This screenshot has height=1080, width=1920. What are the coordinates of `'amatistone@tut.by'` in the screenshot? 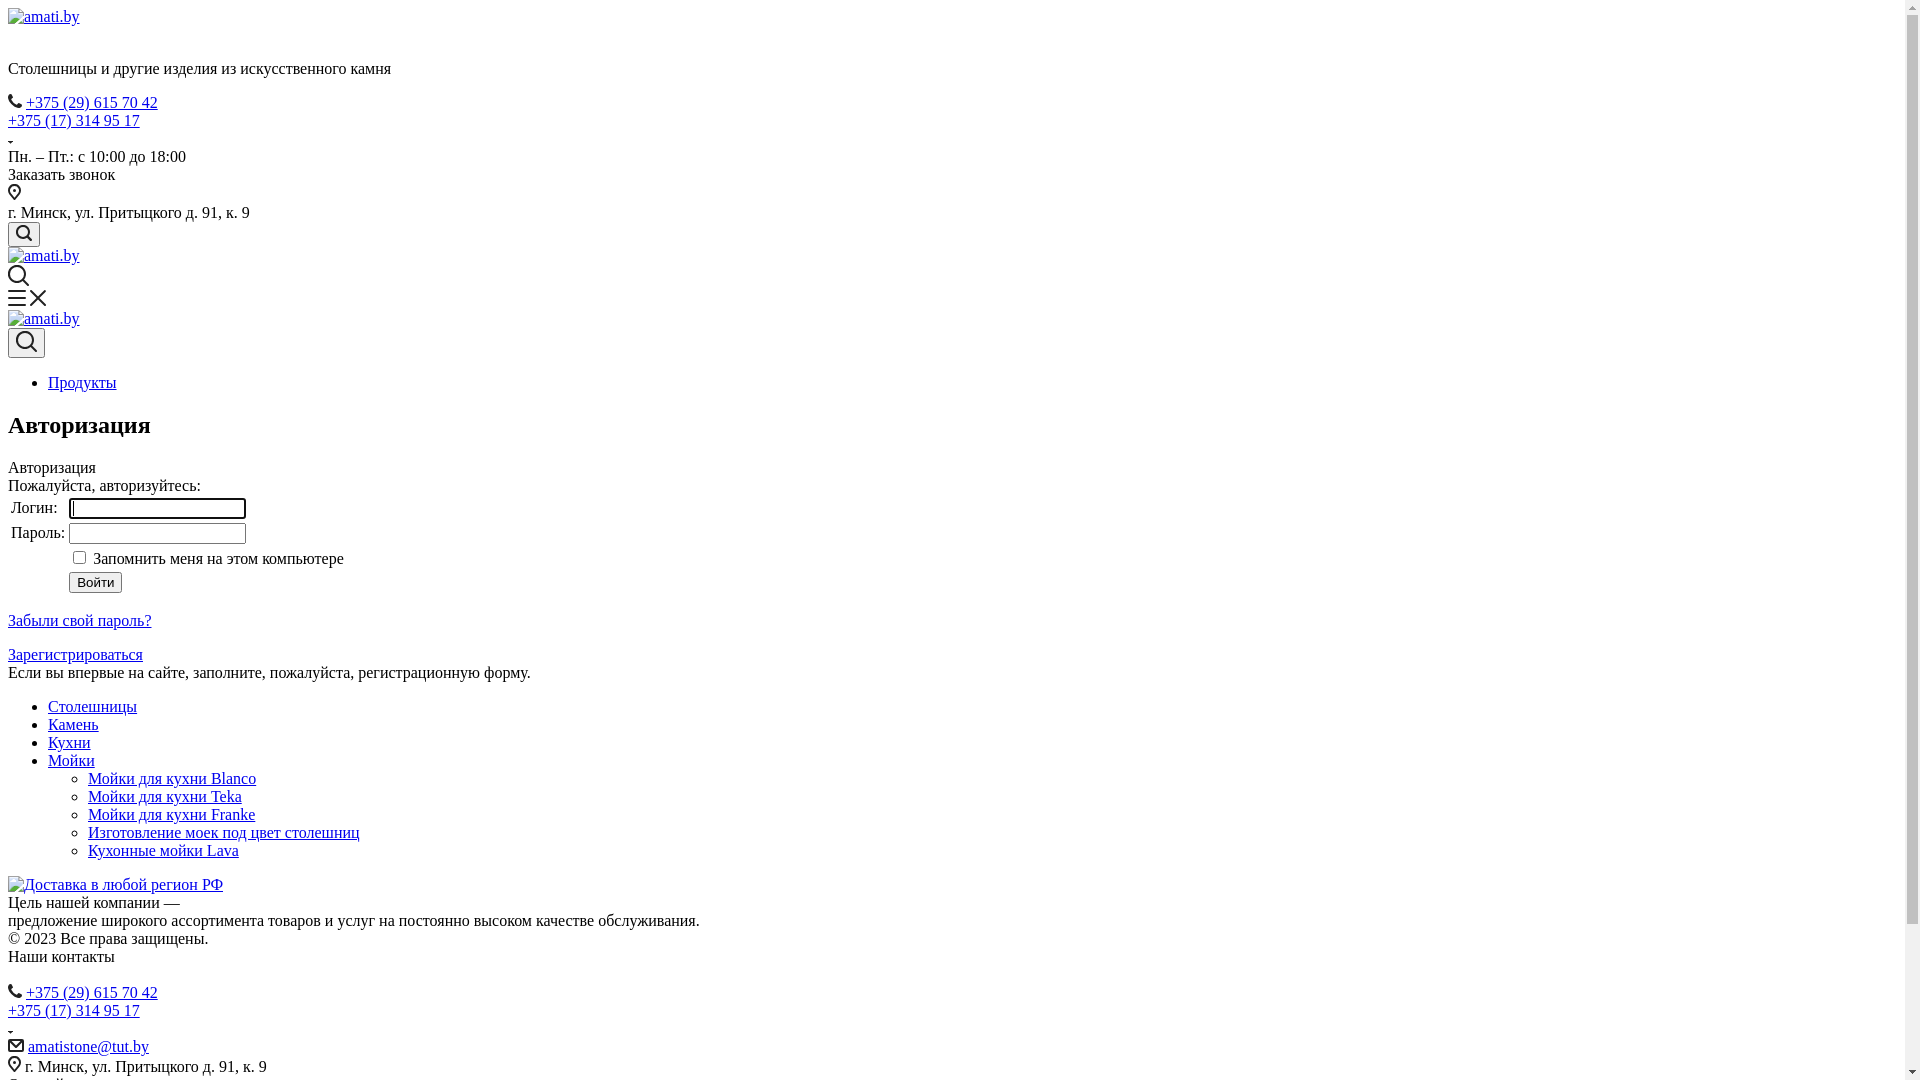 It's located at (87, 1045).